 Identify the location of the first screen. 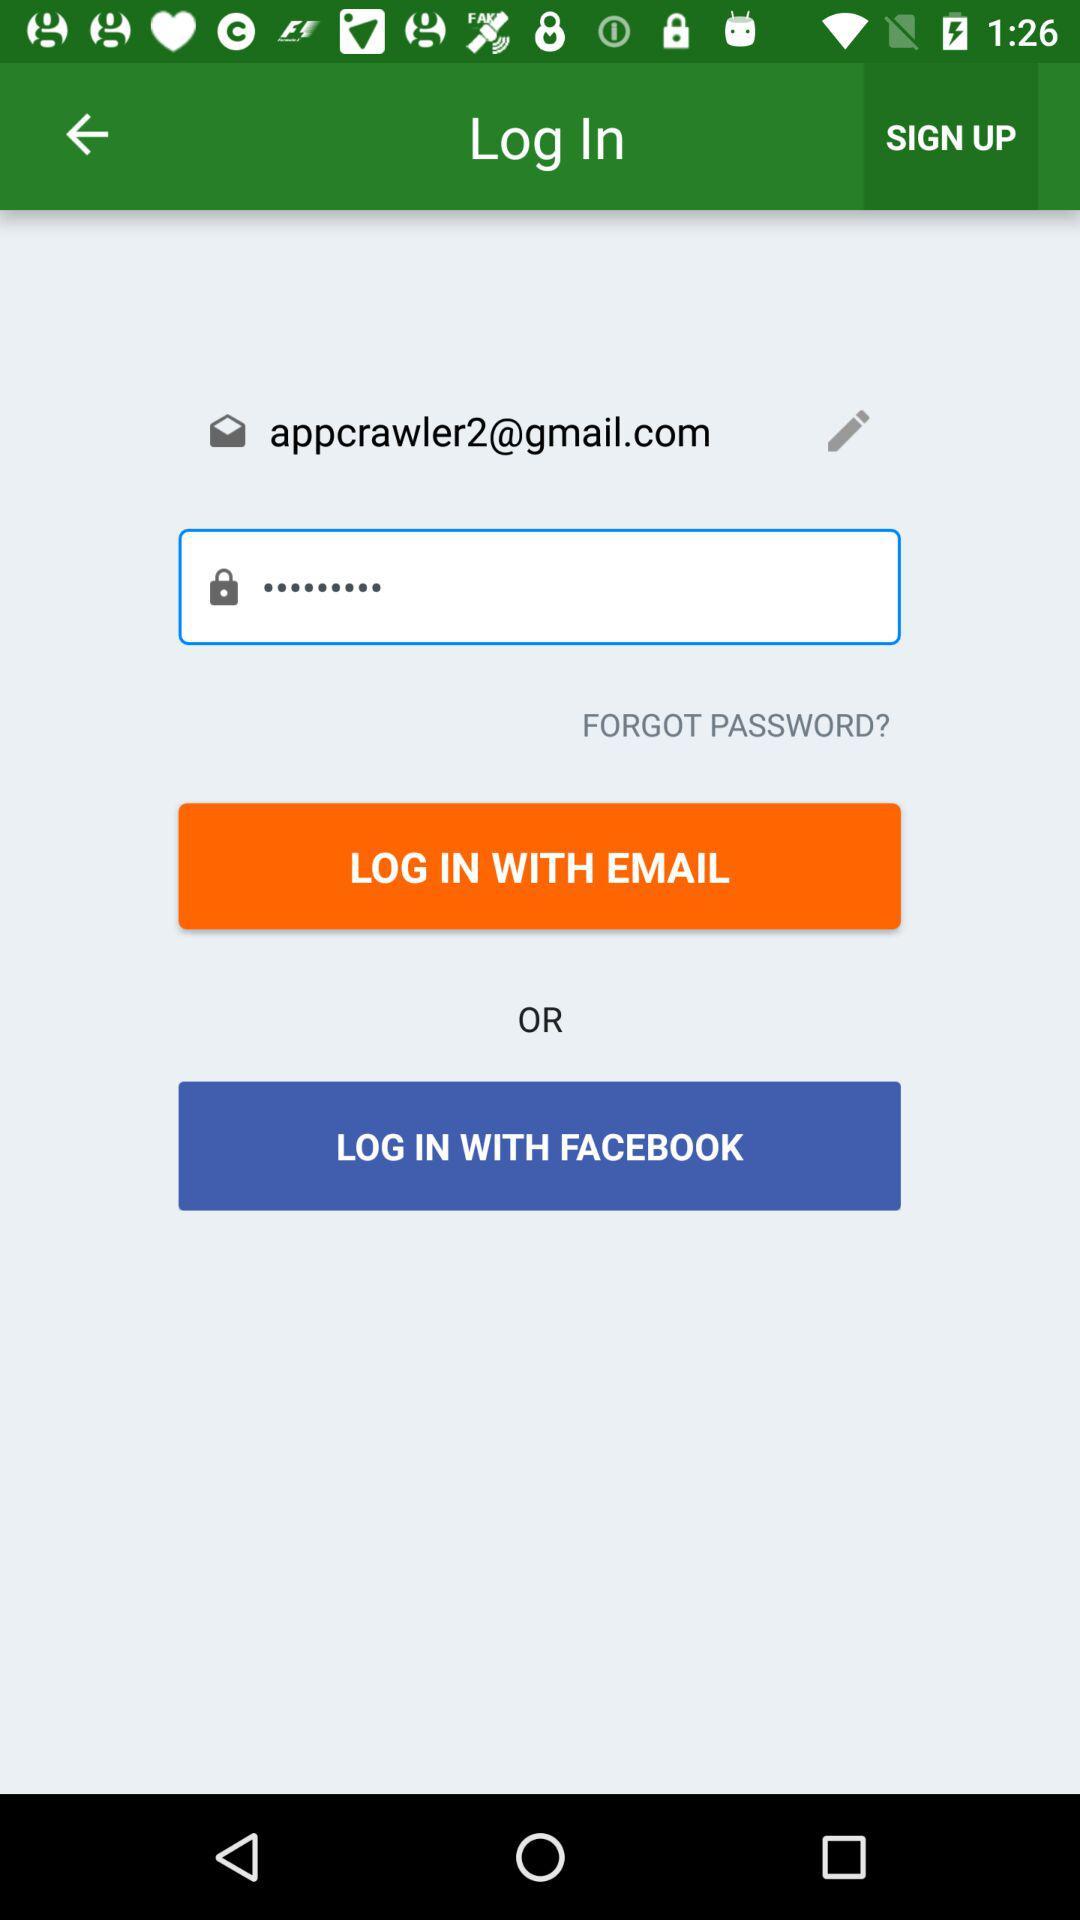
(113, 133).